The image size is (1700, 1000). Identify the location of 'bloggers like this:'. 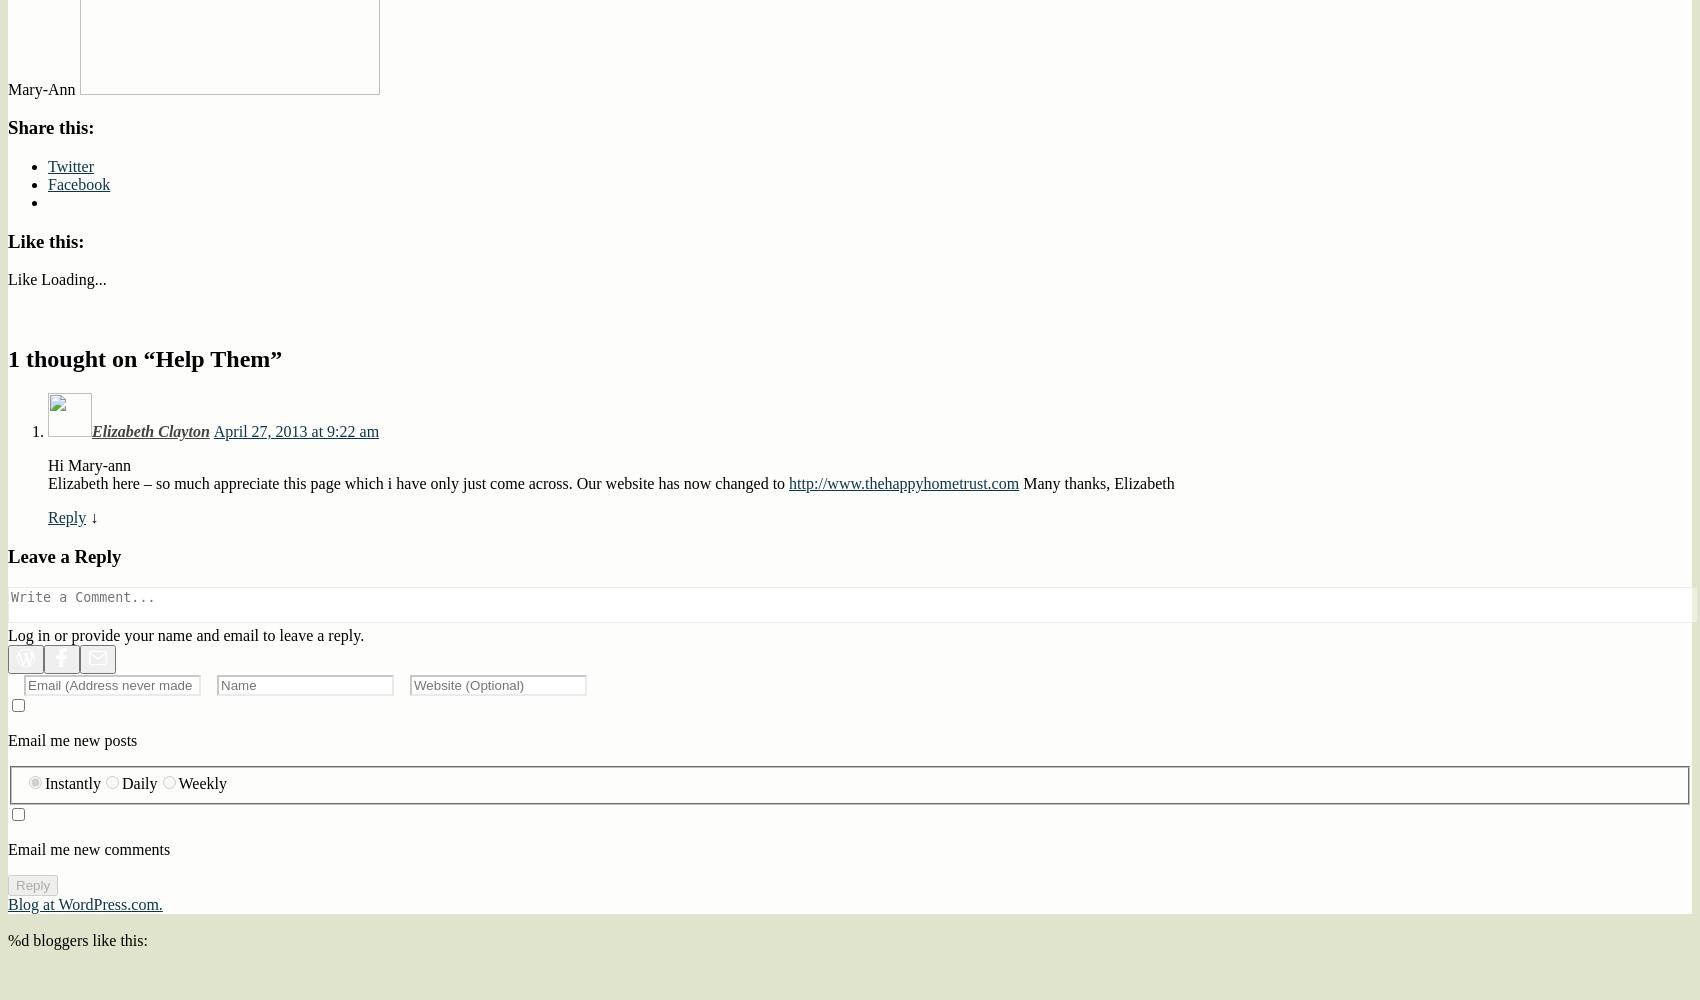
(88, 939).